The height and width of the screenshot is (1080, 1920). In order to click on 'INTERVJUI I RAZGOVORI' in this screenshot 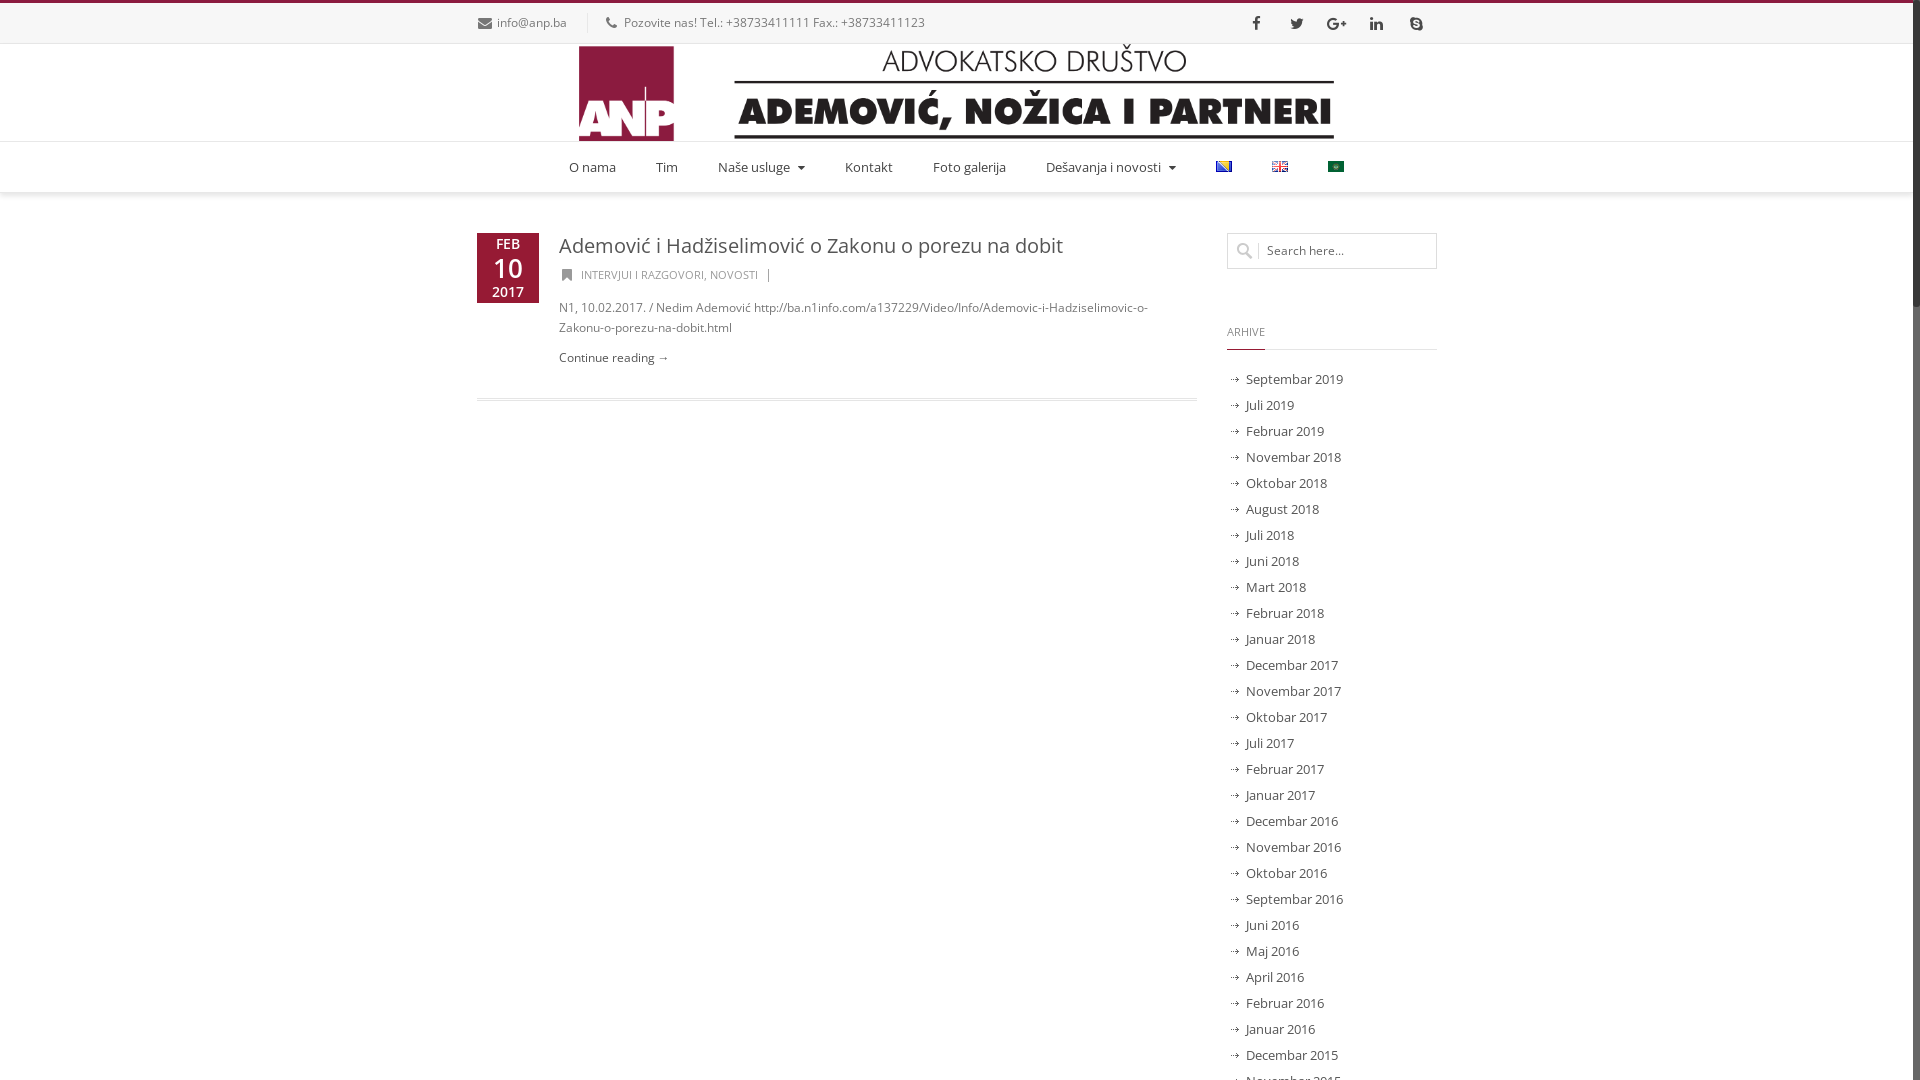, I will do `click(642, 274)`.